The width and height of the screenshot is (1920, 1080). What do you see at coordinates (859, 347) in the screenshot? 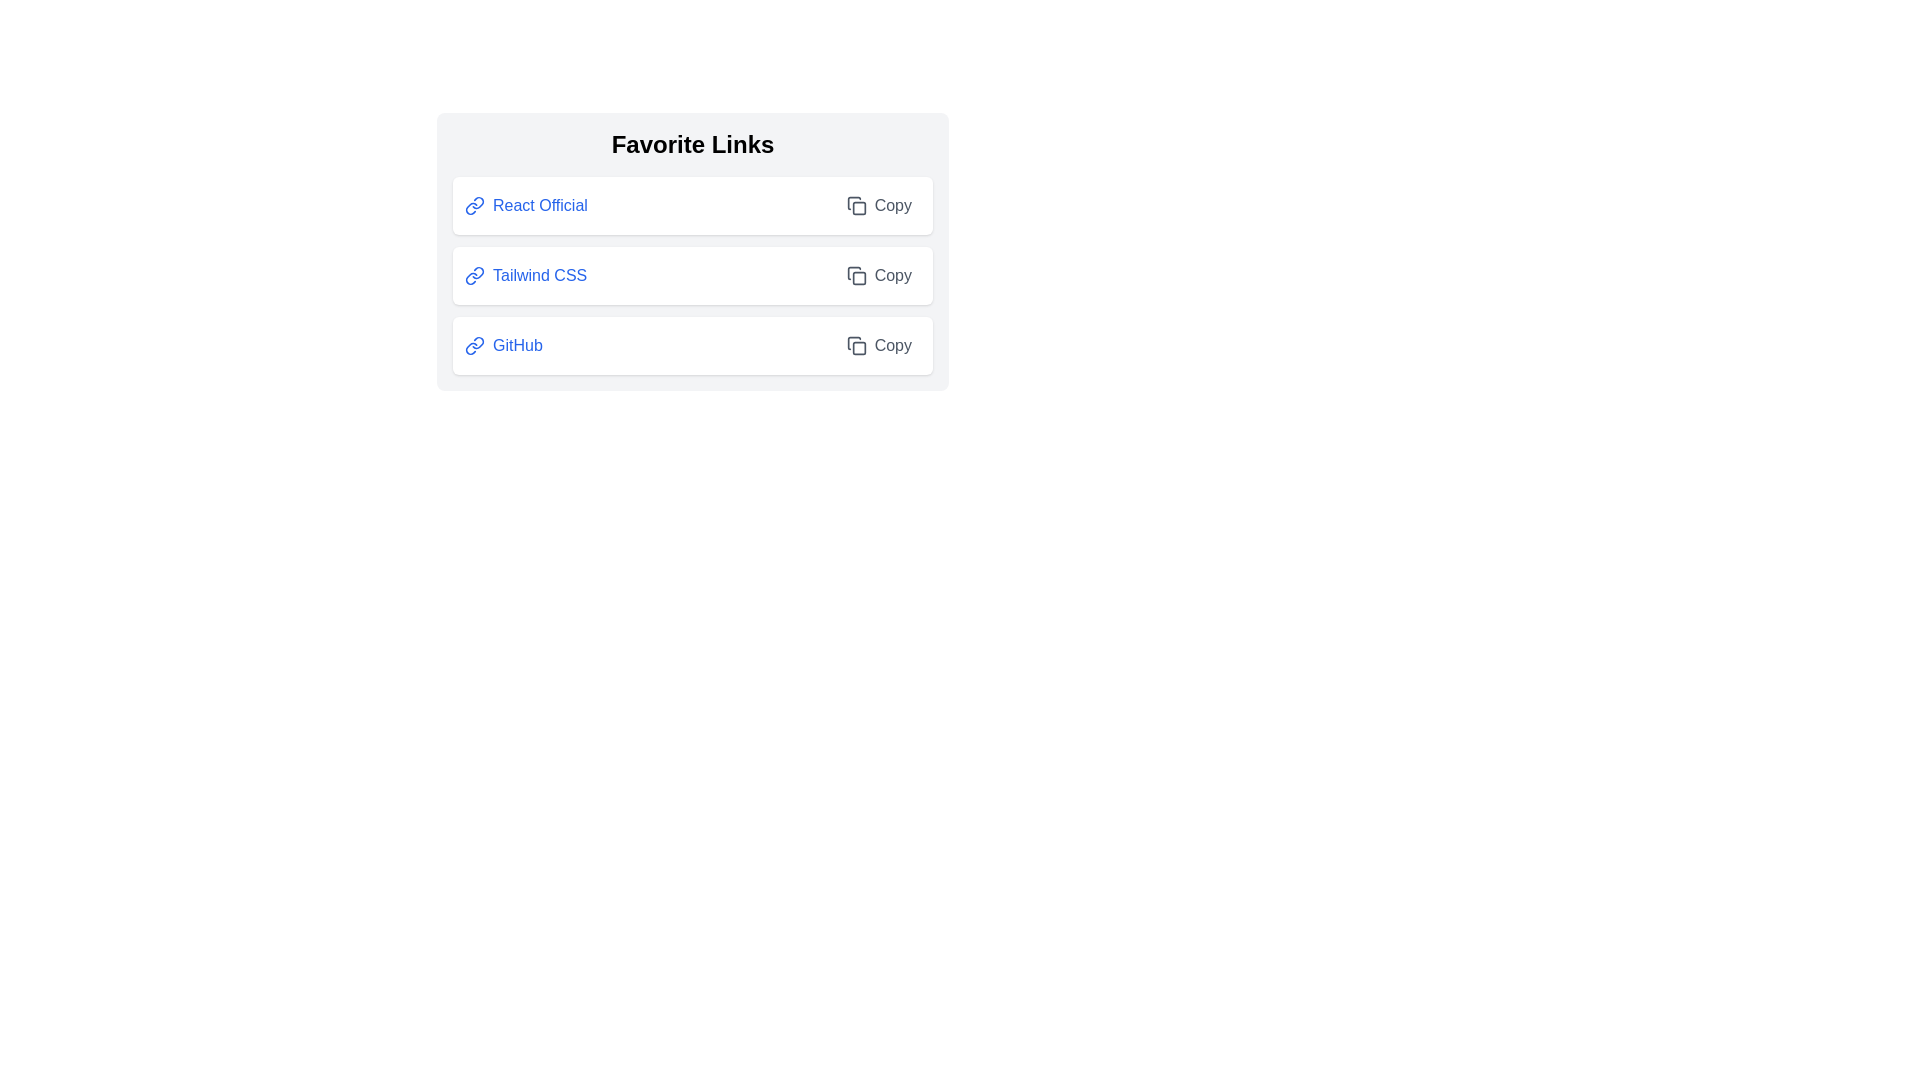
I see `the decorative component of the 'Copy' button located in the third row of the 'Favorite Links' list, which indicates the functionality to copy the associated link` at bounding box center [859, 347].